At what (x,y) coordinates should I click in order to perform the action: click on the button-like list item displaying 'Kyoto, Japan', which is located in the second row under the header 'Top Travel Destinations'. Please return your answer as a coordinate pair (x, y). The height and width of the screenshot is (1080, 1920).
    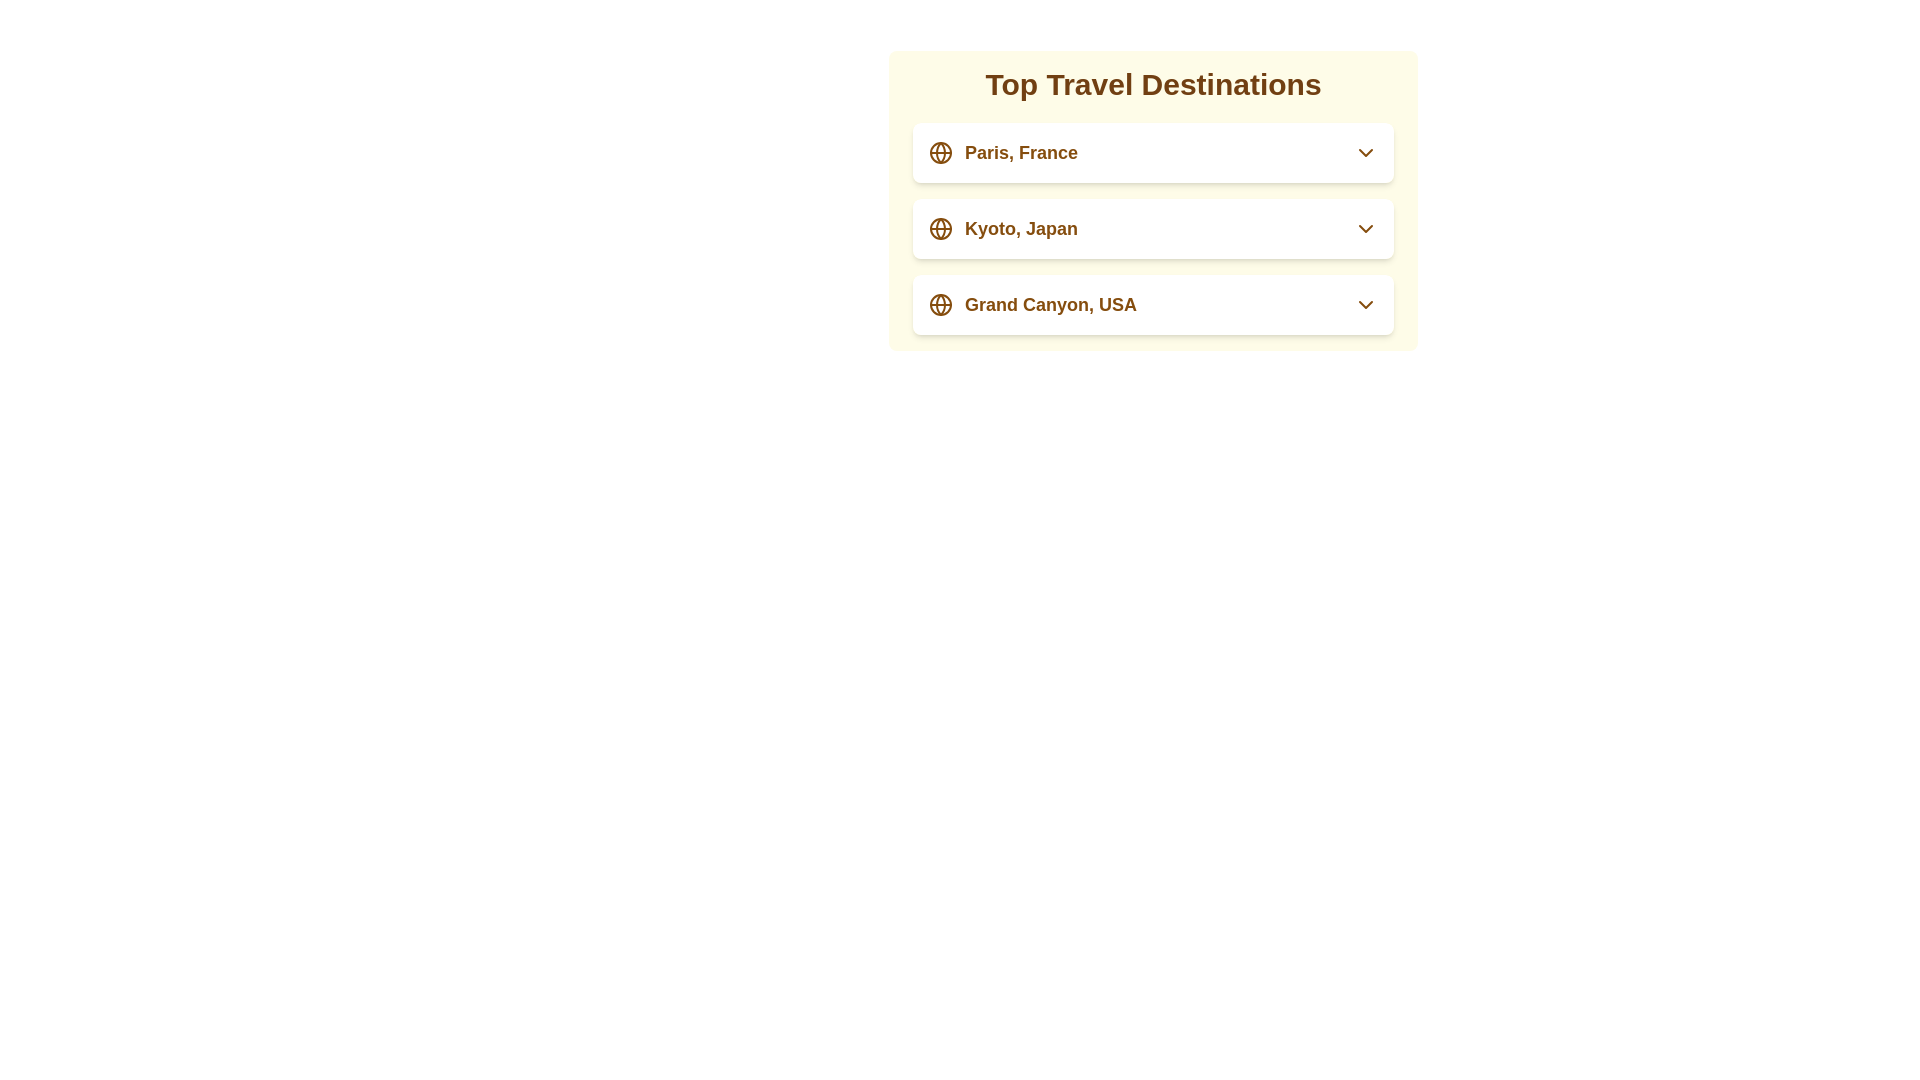
    Looking at the image, I should click on (1003, 227).